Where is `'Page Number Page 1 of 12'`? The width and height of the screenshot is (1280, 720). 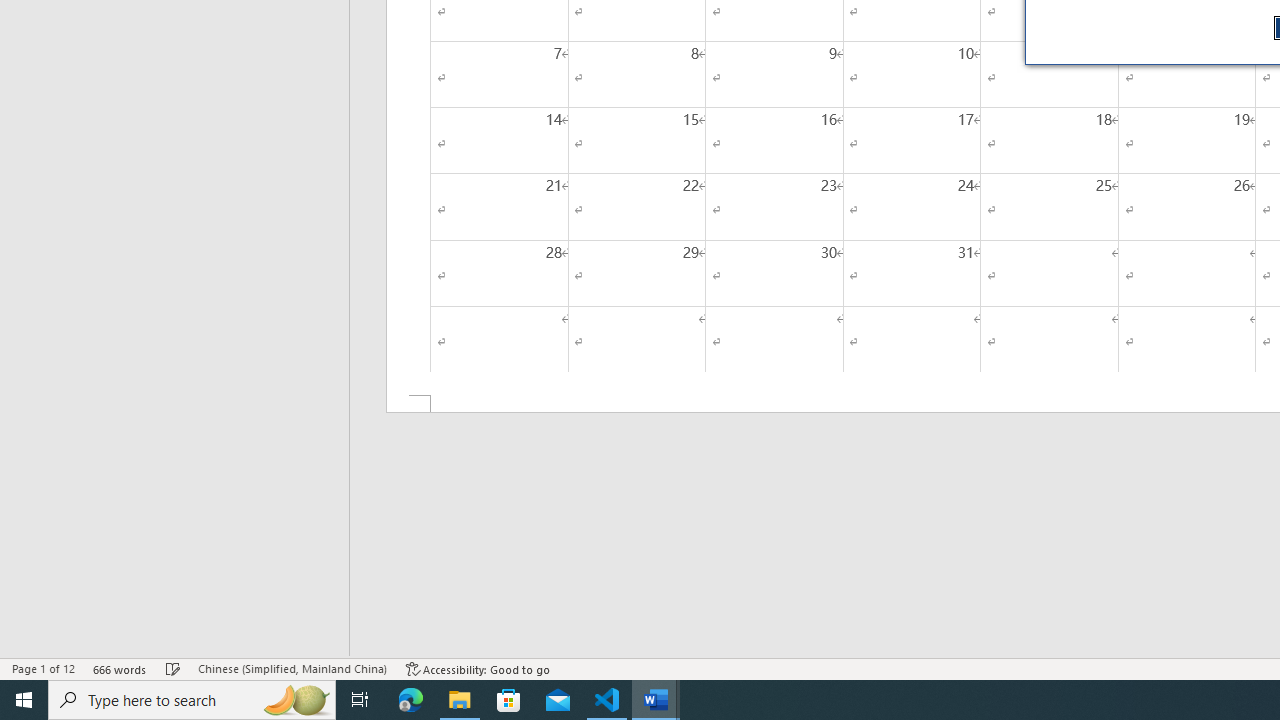
'Page Number Page 1 of 12' is located at coordinates (43, 669).